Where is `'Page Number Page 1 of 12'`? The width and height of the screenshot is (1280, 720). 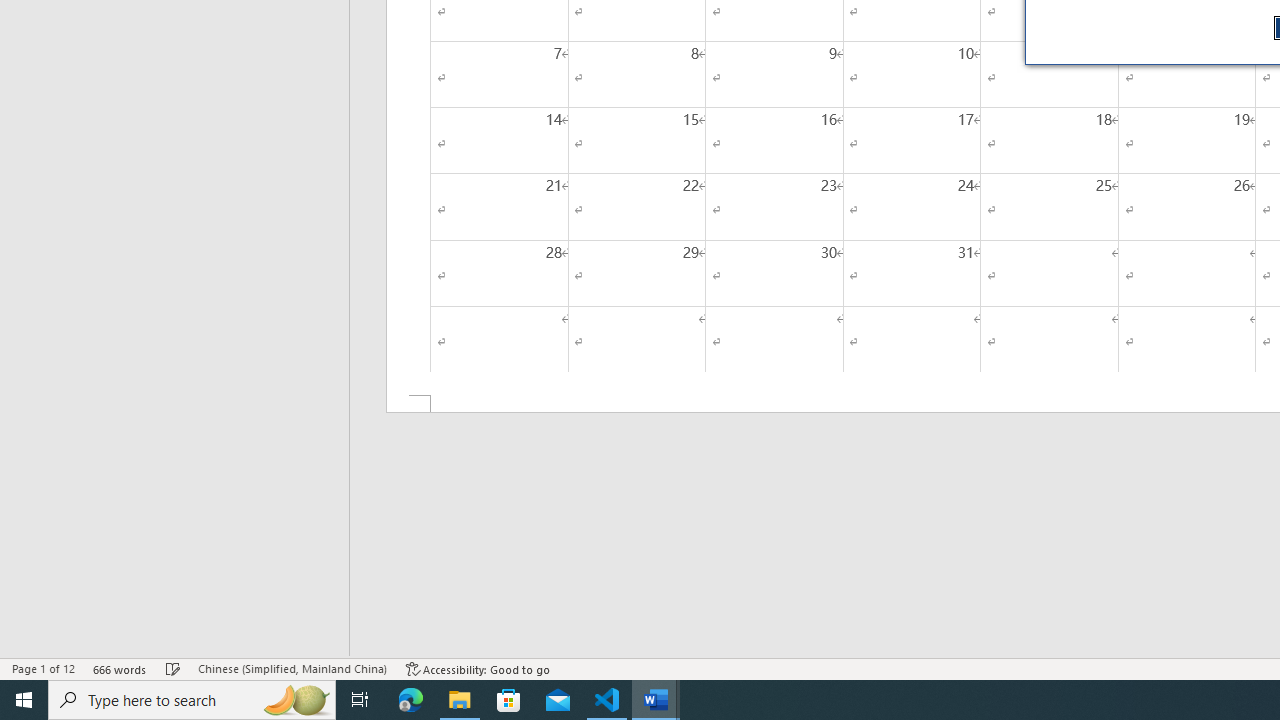
'Page Number Page 1 of 12' is located at coordinates (43, 669).